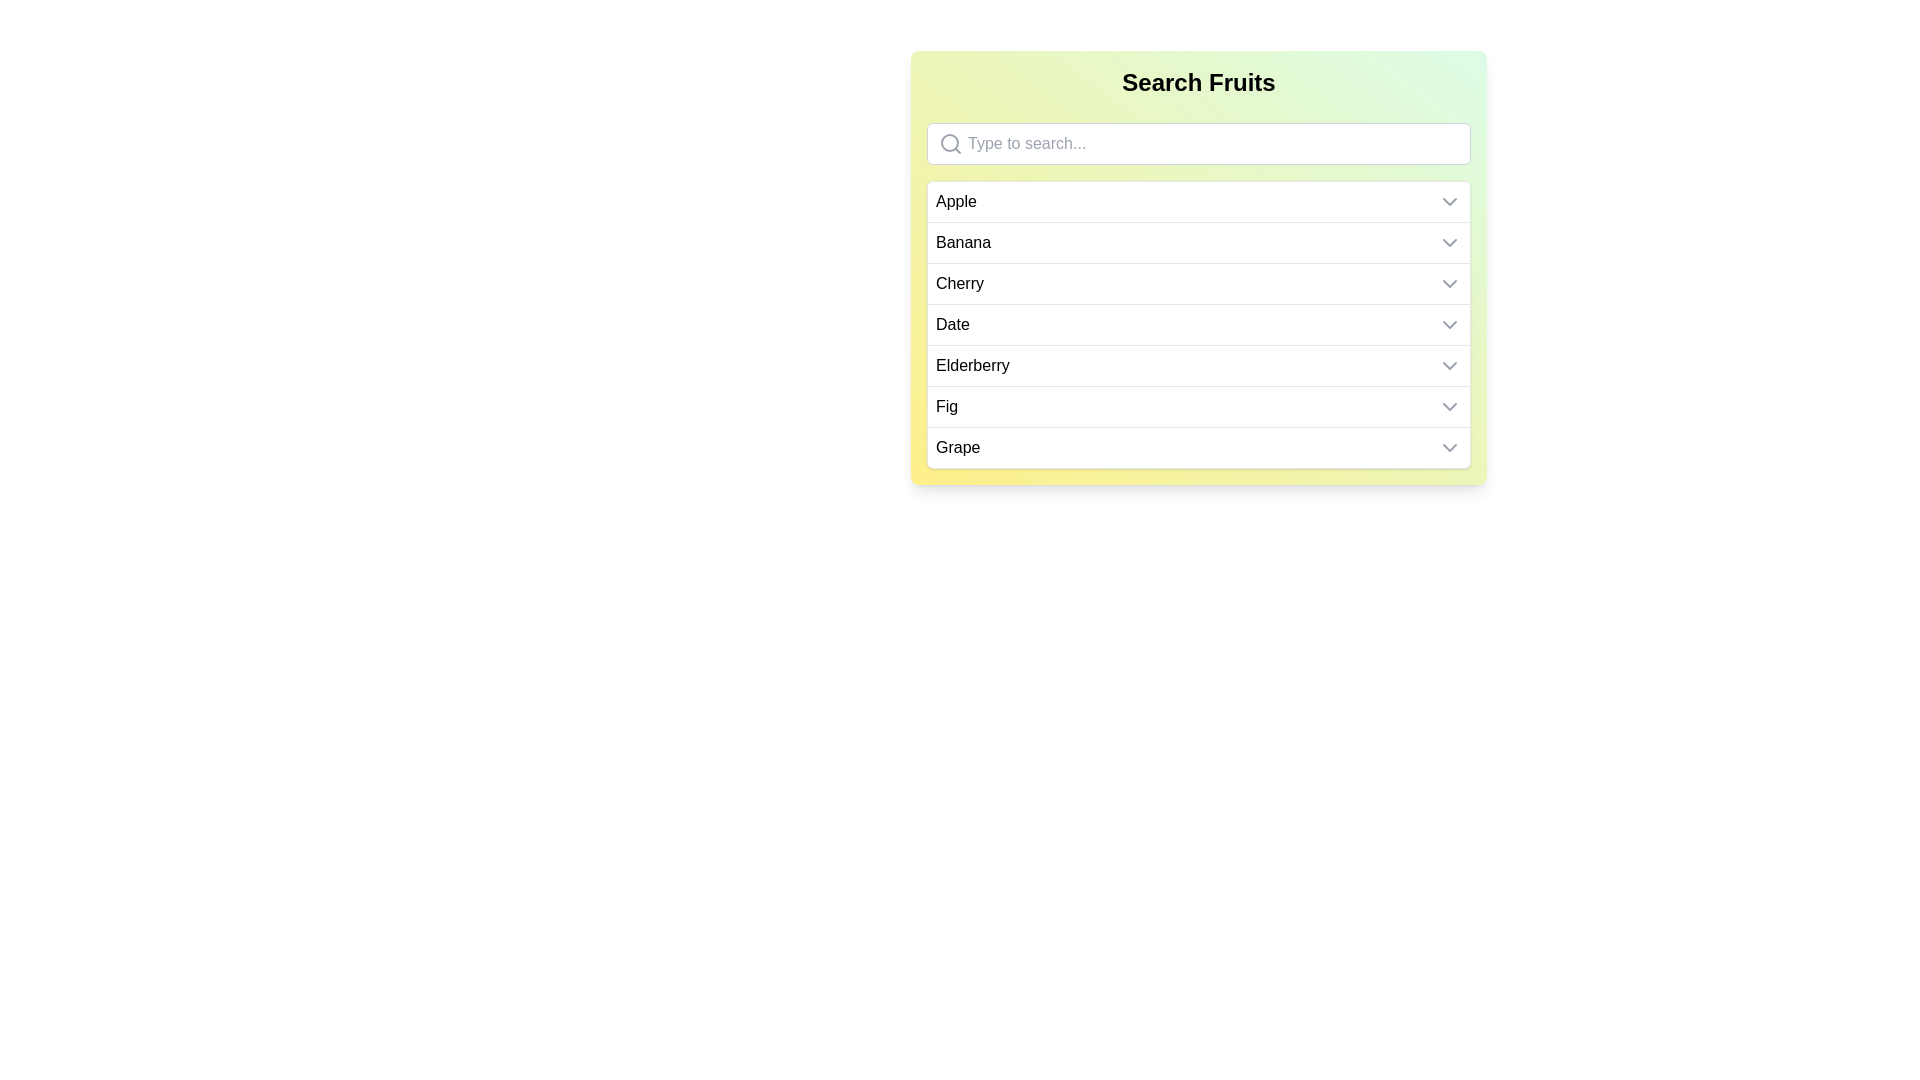  I want to click on the downward arrow icon of the Dropdown toggle button located to the right of the text 'Fig' in the sixth row of the 'Search Fruits' list, so click(1449, 406).